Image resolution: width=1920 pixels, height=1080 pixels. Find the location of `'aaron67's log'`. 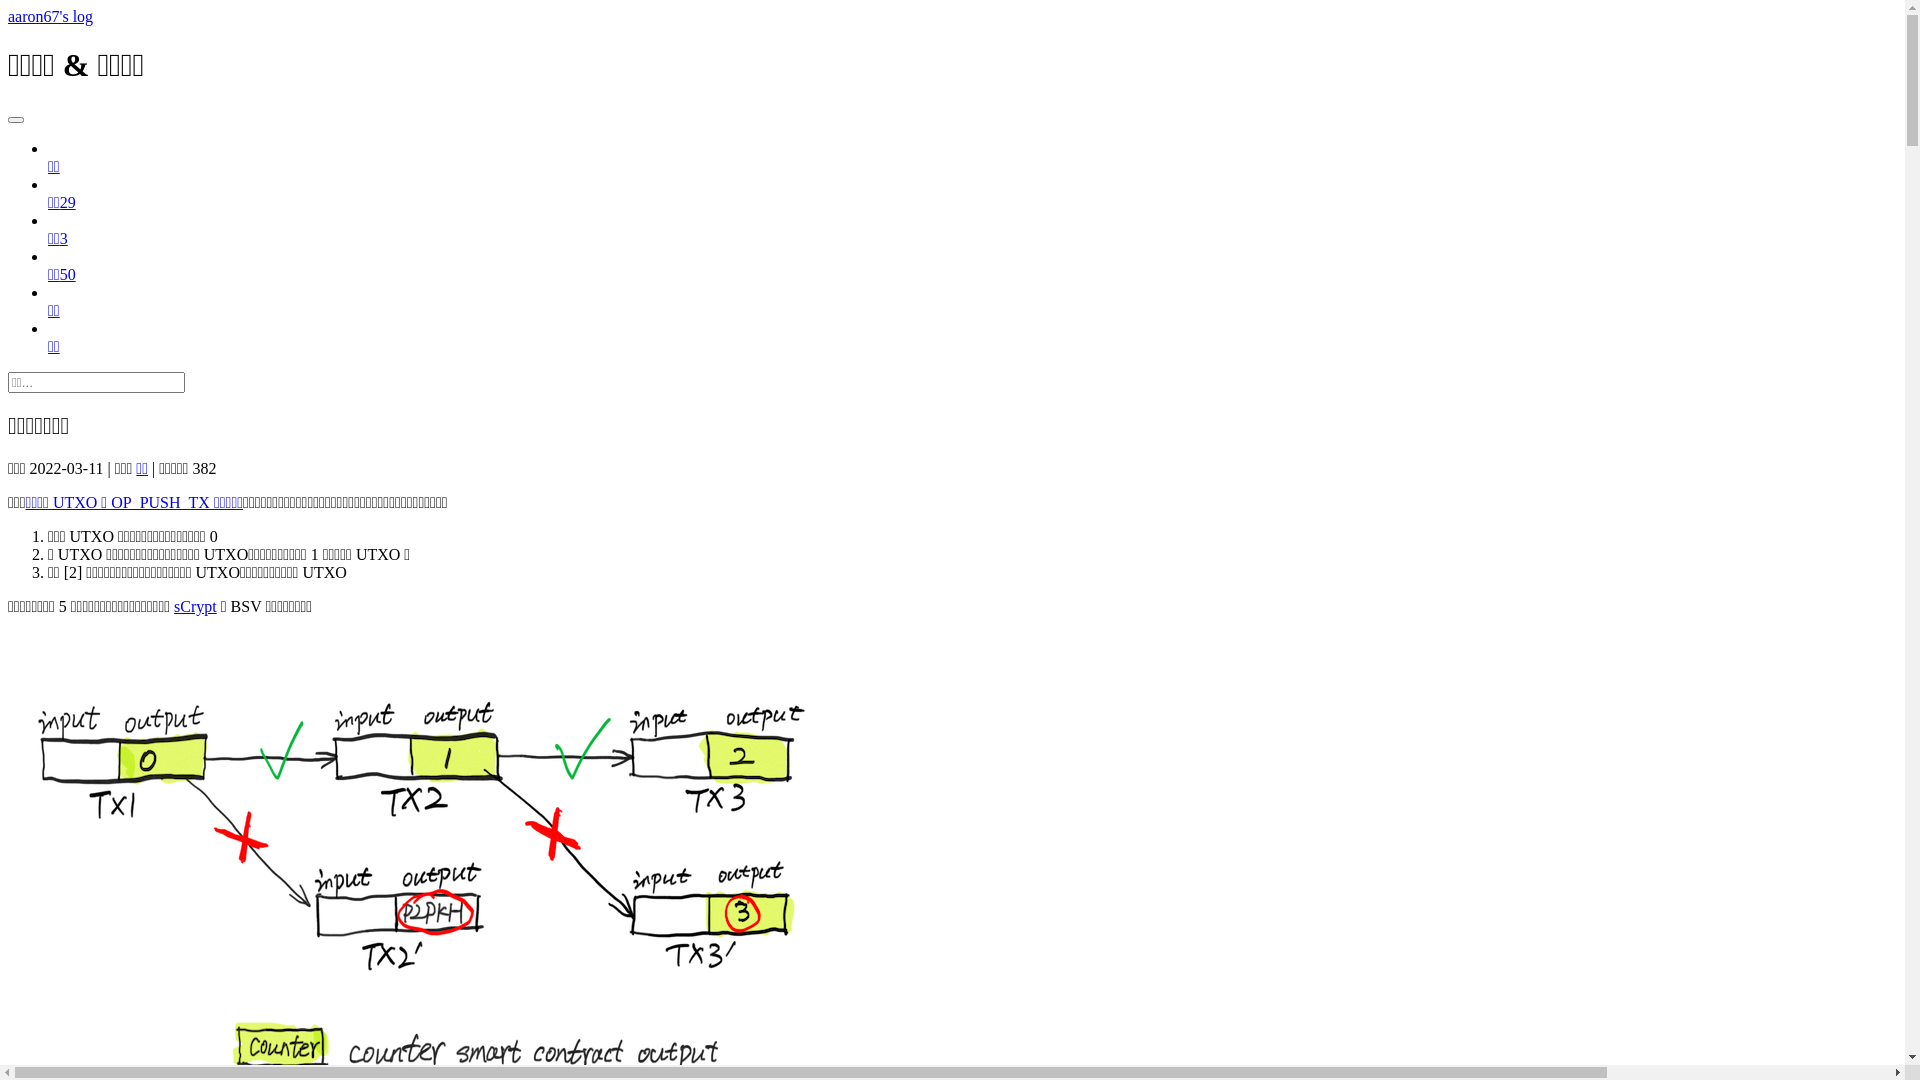

'aaron67's log' is located at coordinates (50, 16).